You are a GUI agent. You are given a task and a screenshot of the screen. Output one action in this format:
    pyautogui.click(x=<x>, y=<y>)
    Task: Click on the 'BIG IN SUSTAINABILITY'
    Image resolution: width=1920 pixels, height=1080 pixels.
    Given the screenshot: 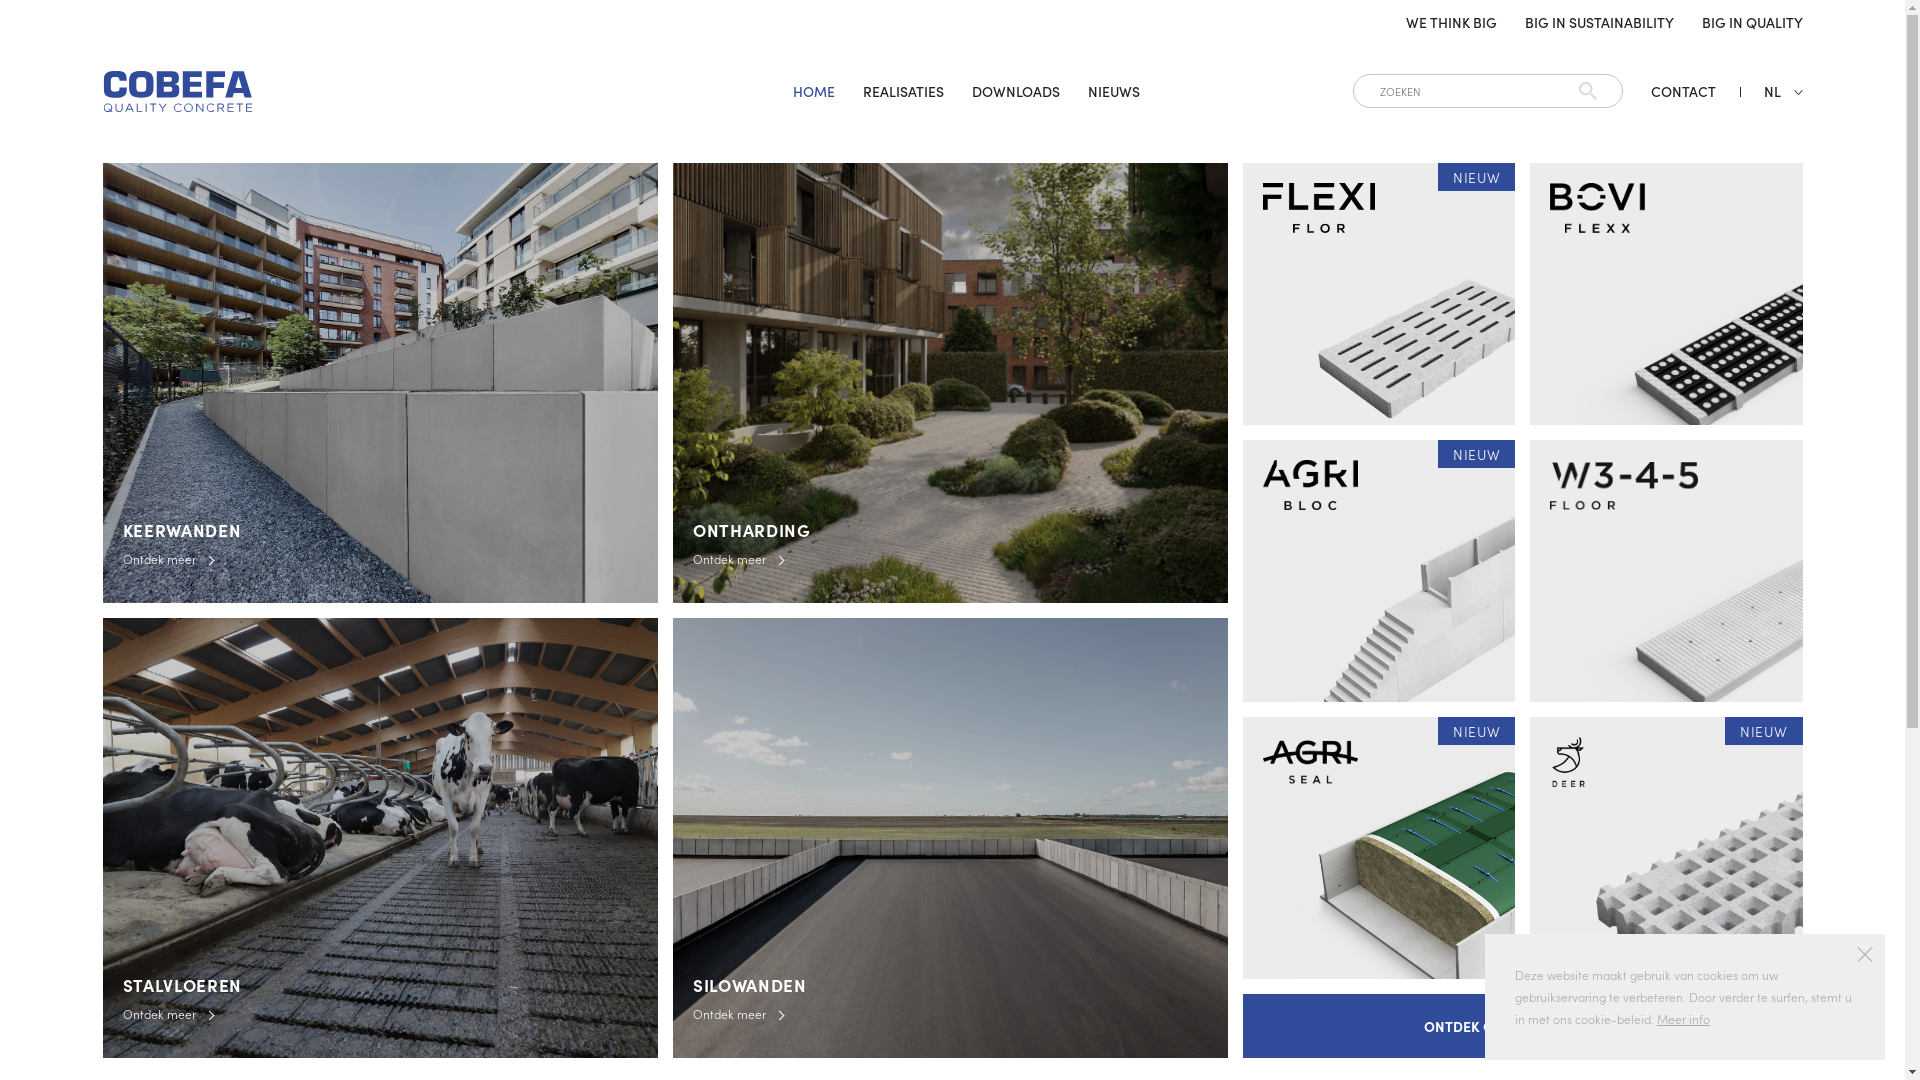 What is the action you would take?
    pyautogui.click(x=1597, y=22)
    